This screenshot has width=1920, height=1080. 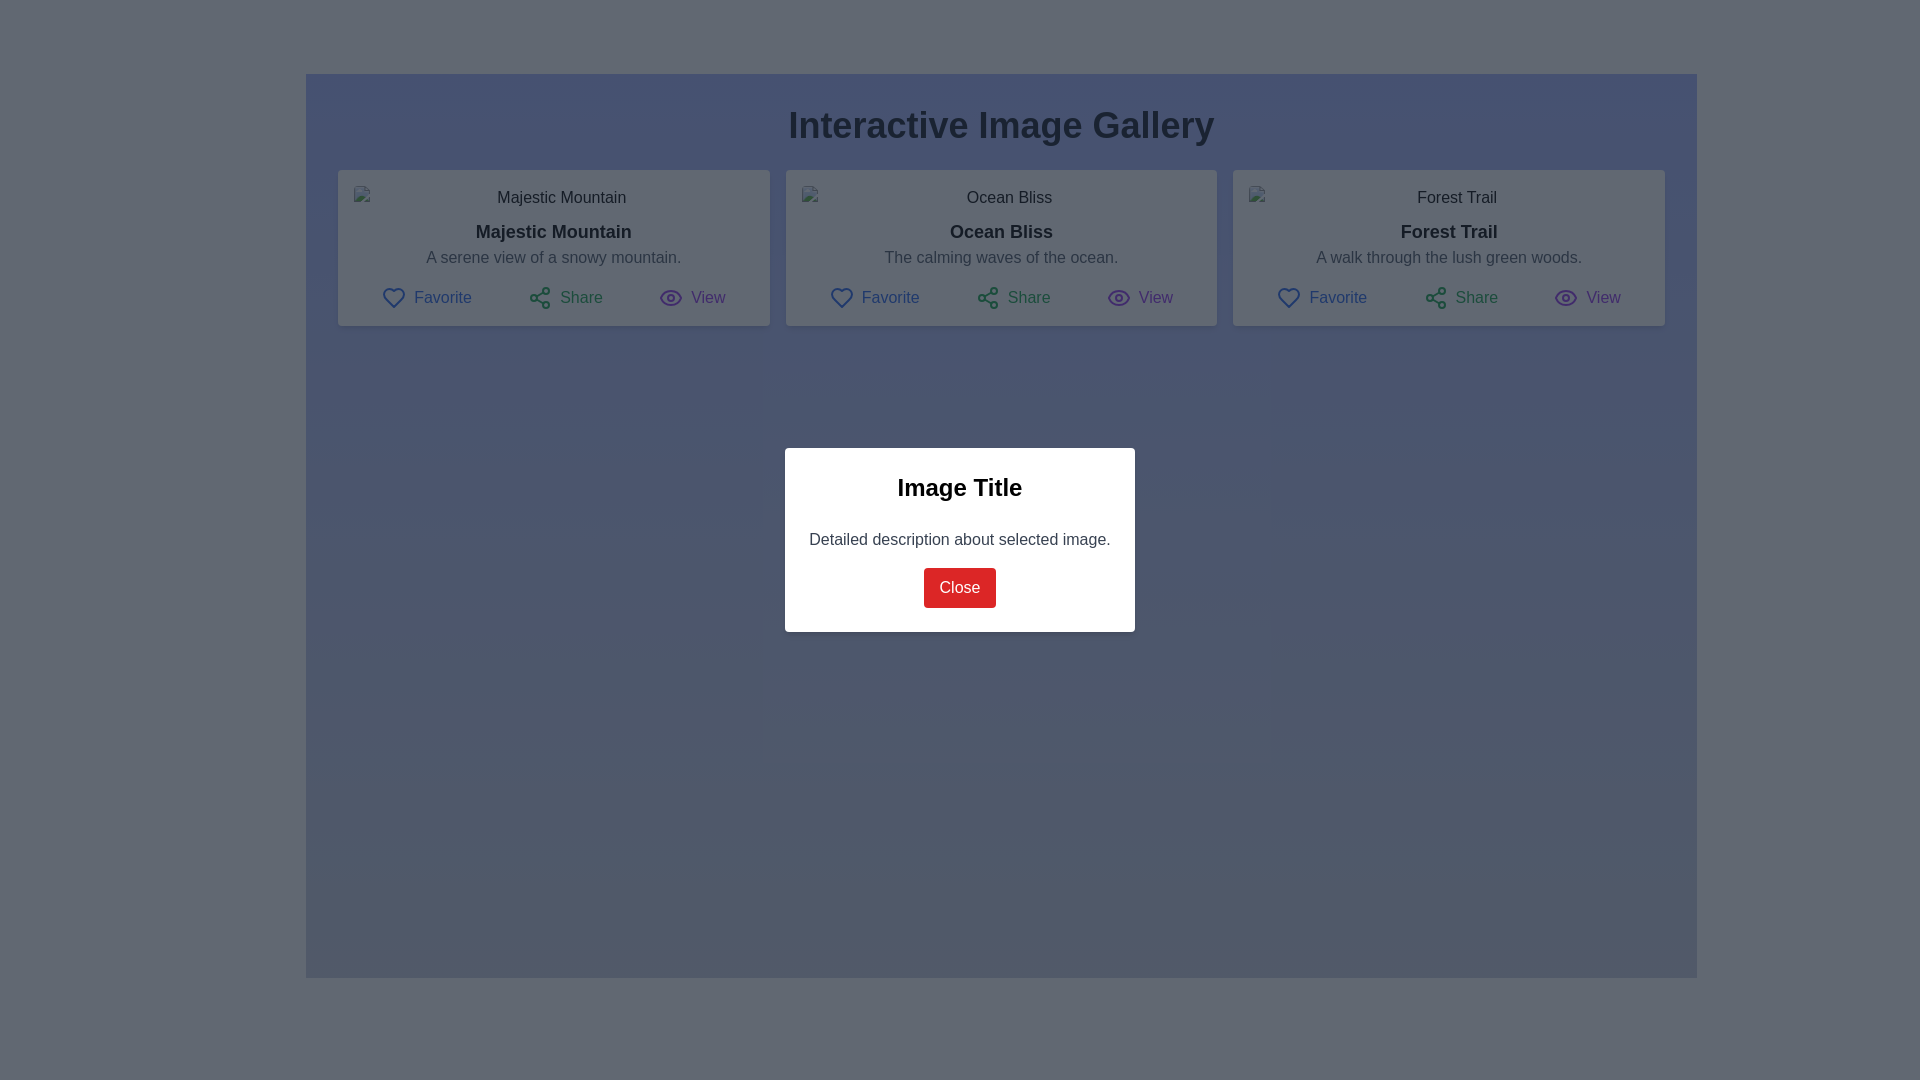 I want to click on the green share icon, which is part of the 'Share' button group in the middle card of the interactive gallery, located to the left of the 'Share' text, so click(x=987, y=297).